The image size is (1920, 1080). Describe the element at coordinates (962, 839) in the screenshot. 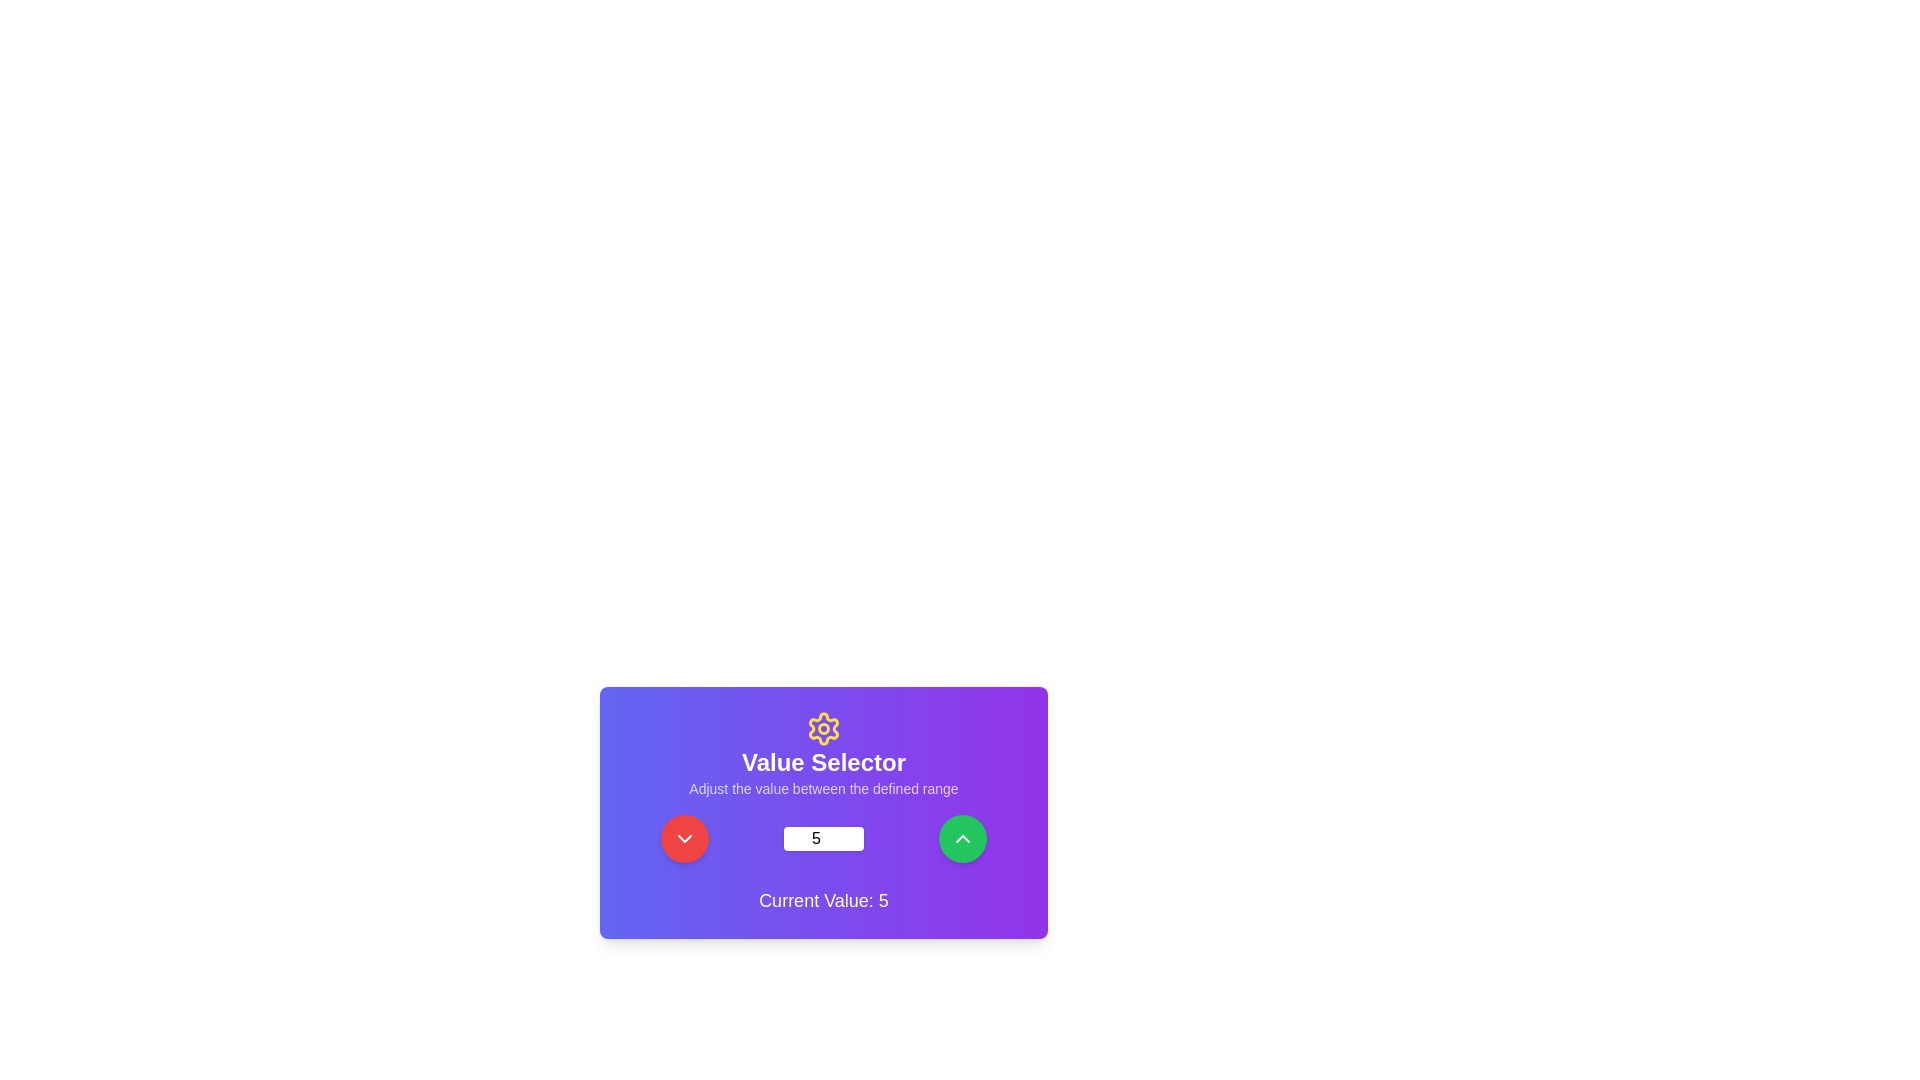

I see `the green button located on the right side of the number input field to increment the current numeric value by one unit` at that location.